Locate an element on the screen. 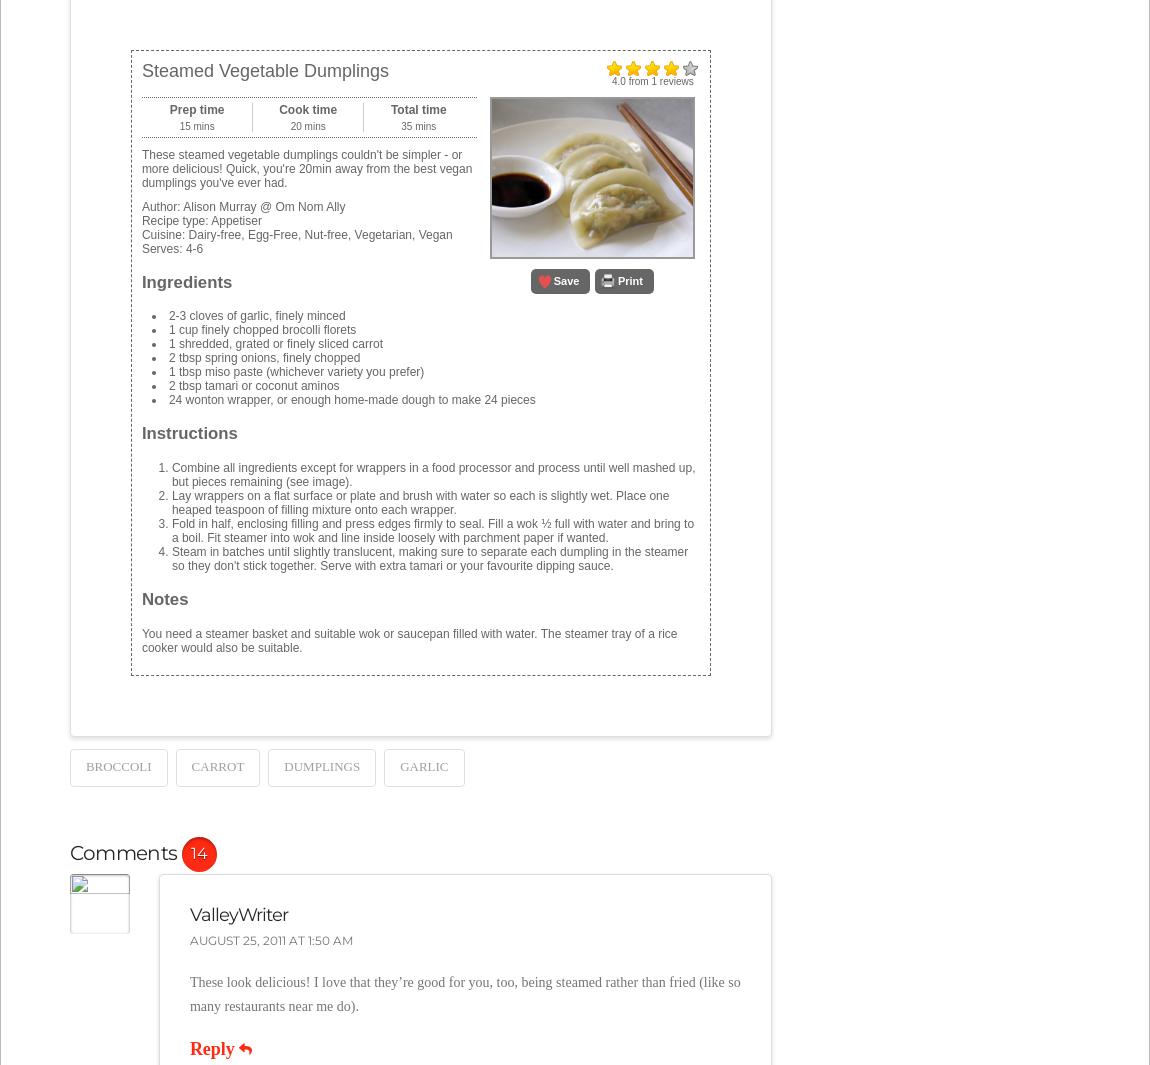 The height and width of the screenshot is (1065, 1150). '2-3 cloves of garlic, finely minced' is located at coordinates (255, 314).